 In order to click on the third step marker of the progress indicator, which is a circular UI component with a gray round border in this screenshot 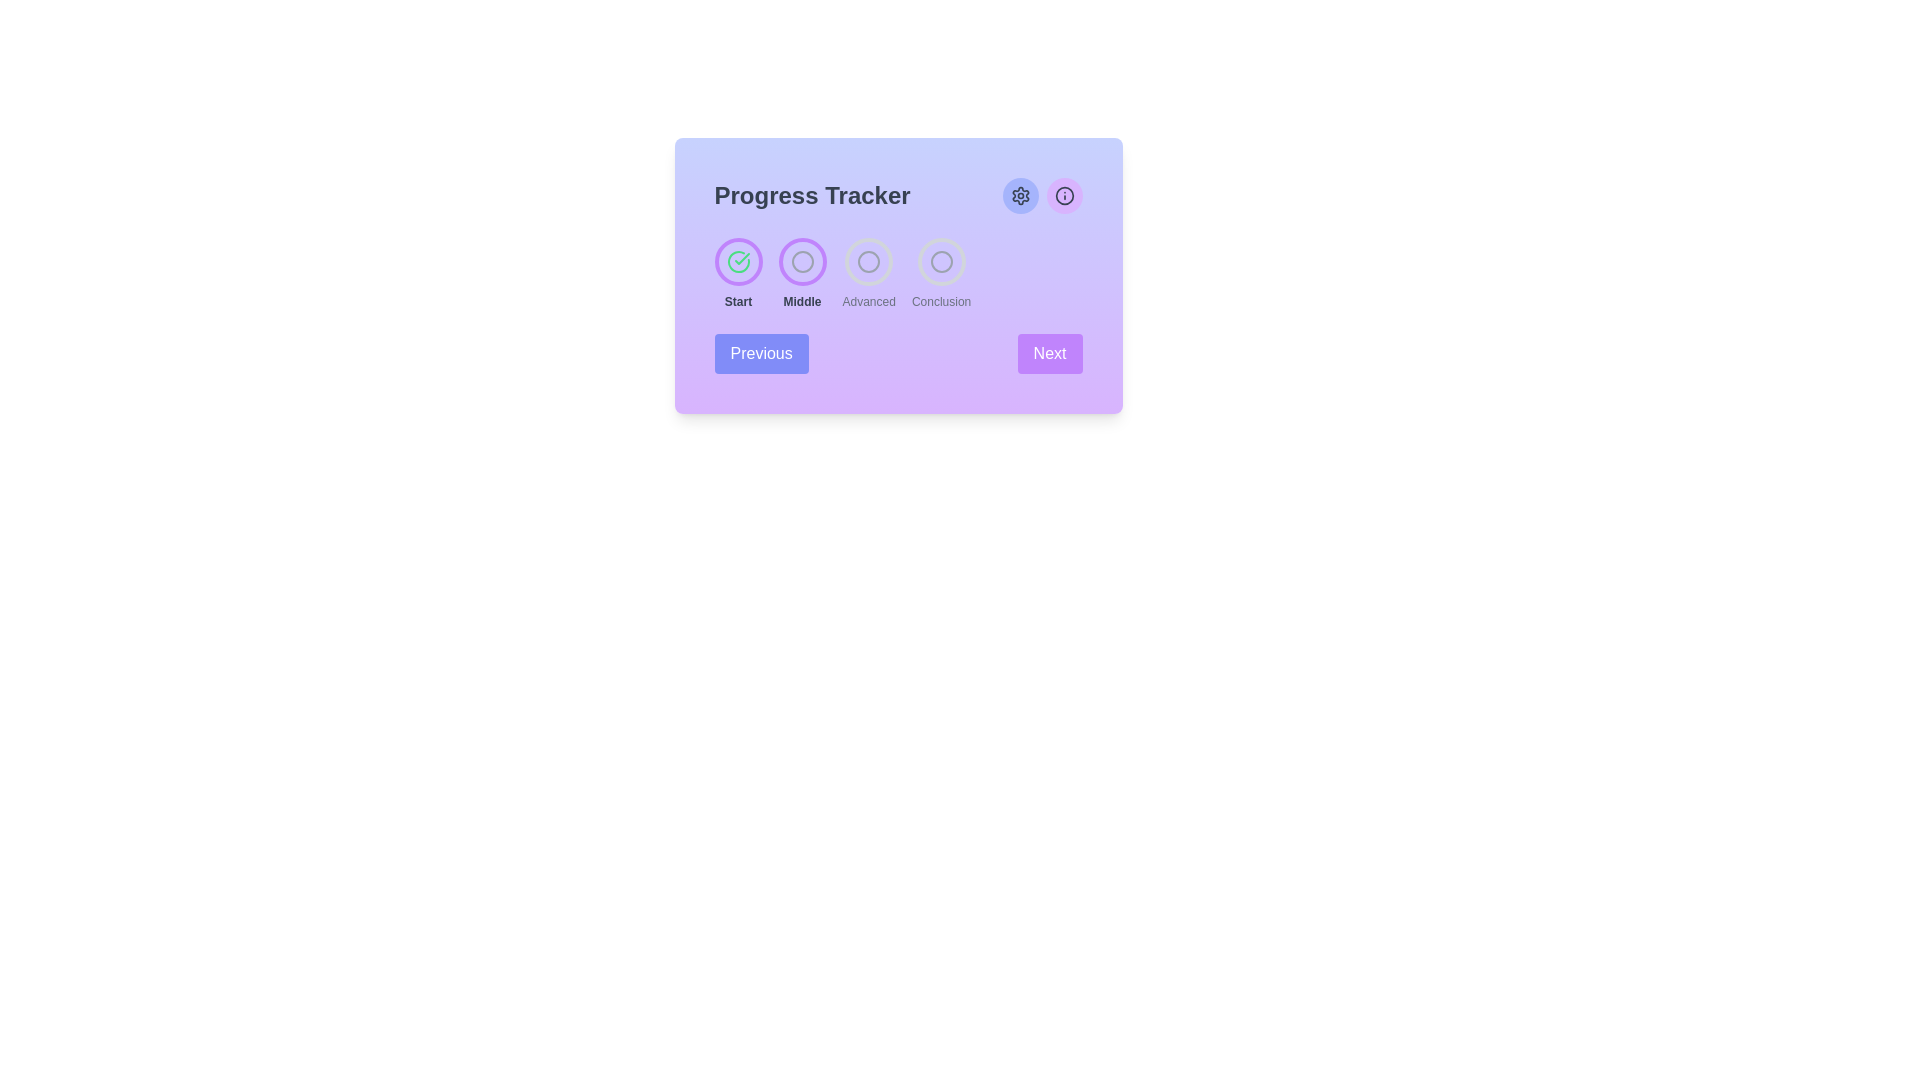, I will do `click(869, 261)`.